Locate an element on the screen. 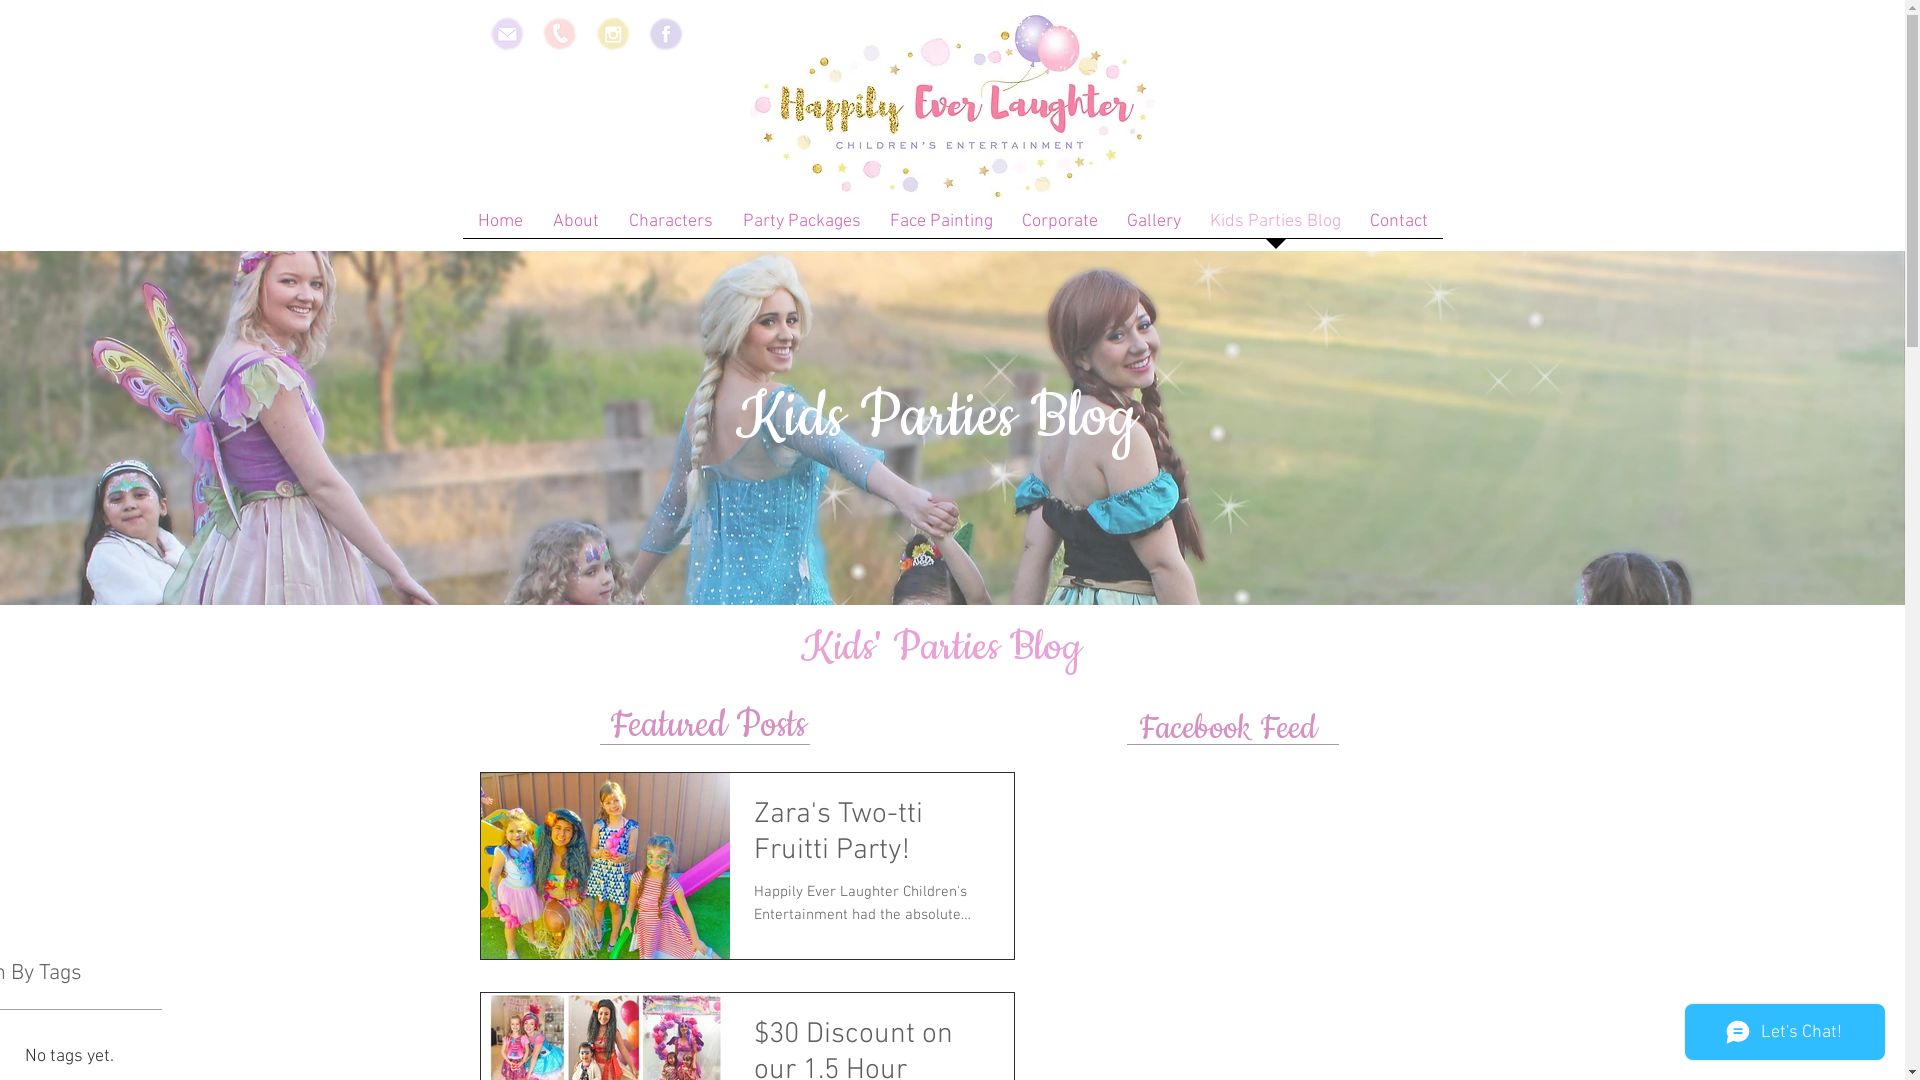 This screenshot has height=1080, width=1920. 'Contact' is located at coordinates (1398, 226).